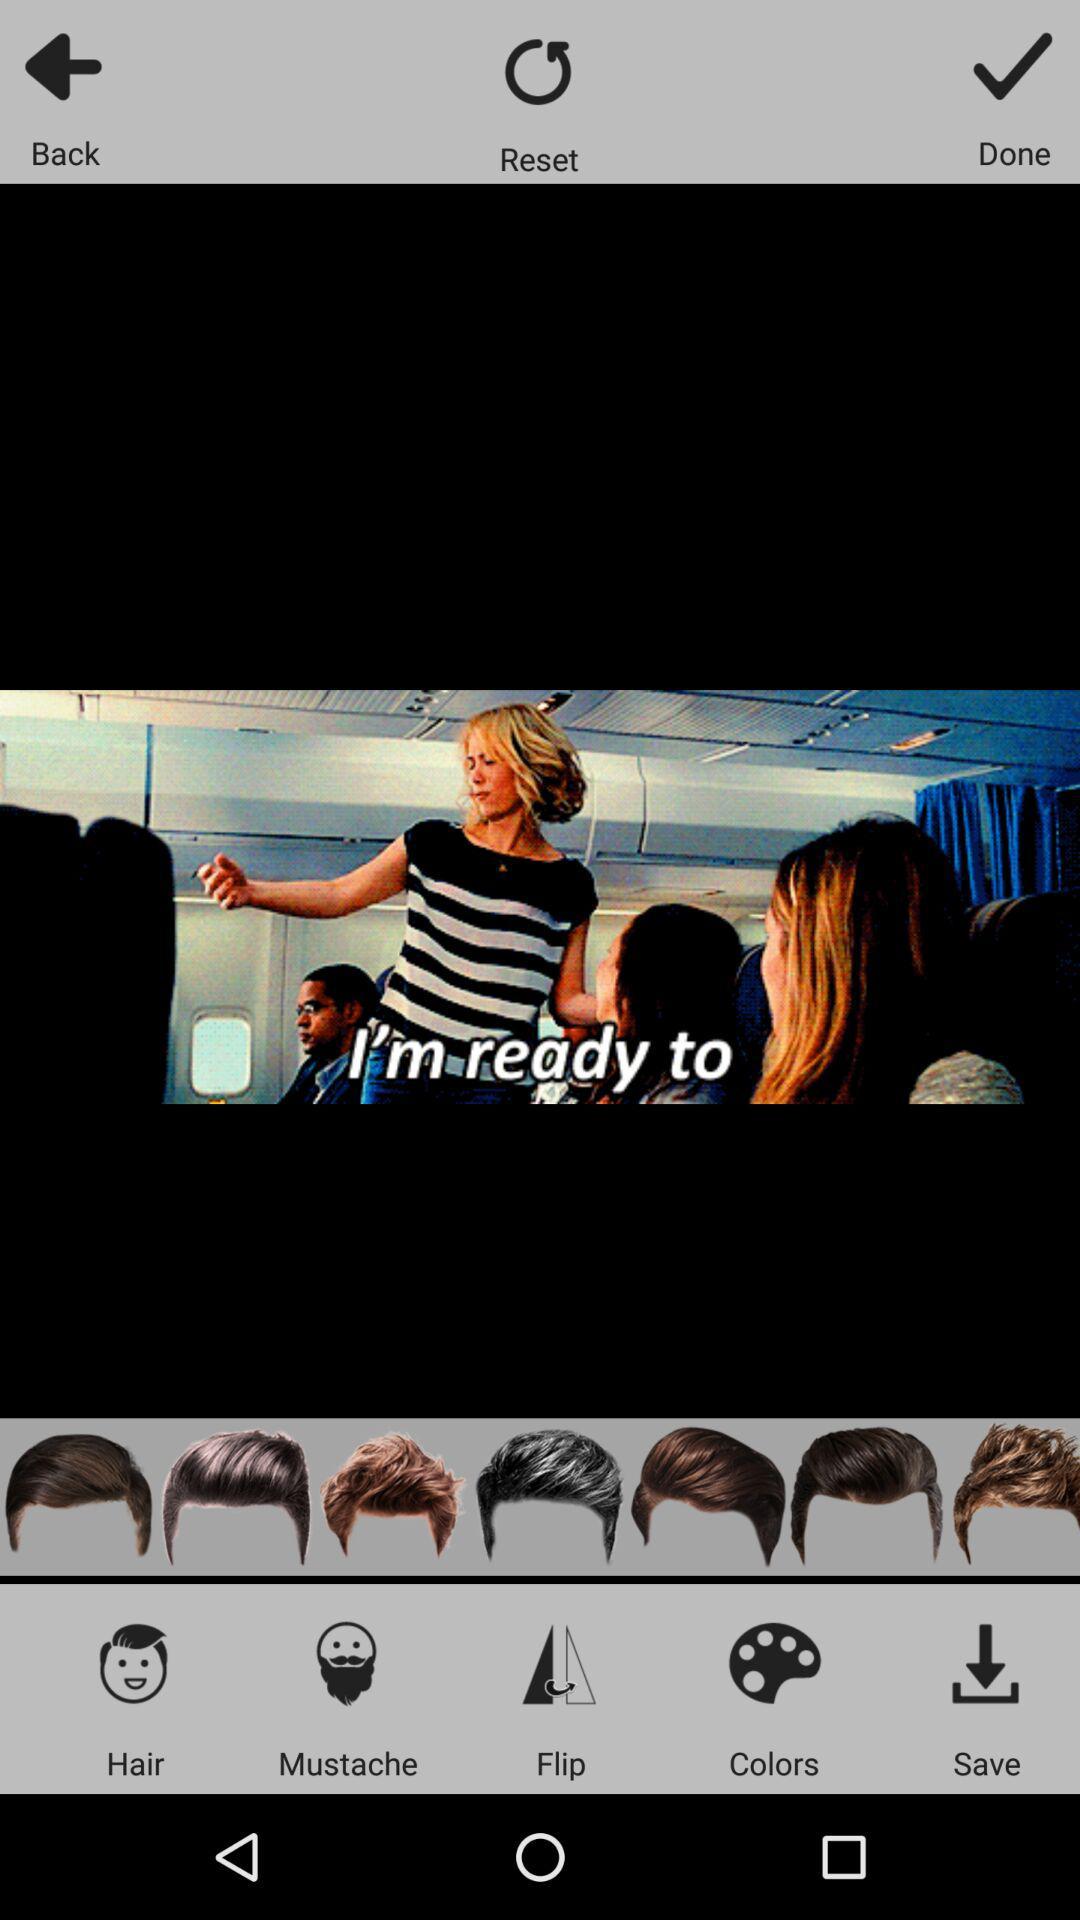 Image resolution: width=1080 pixels, height=1920 pixels. Describe the element at coordinates (560, 1662) in the screenshot. I see `flip` at that location.